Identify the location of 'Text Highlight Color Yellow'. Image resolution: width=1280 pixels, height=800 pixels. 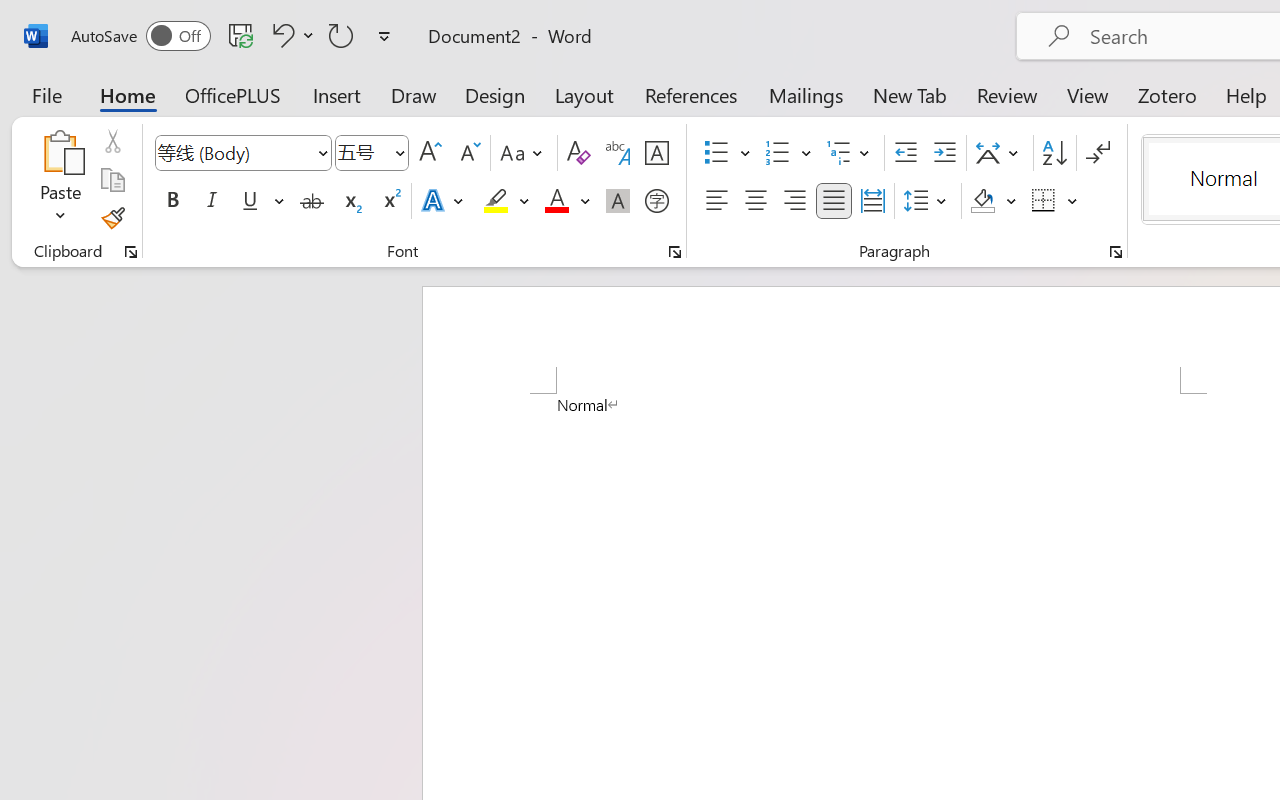
(496, 201).